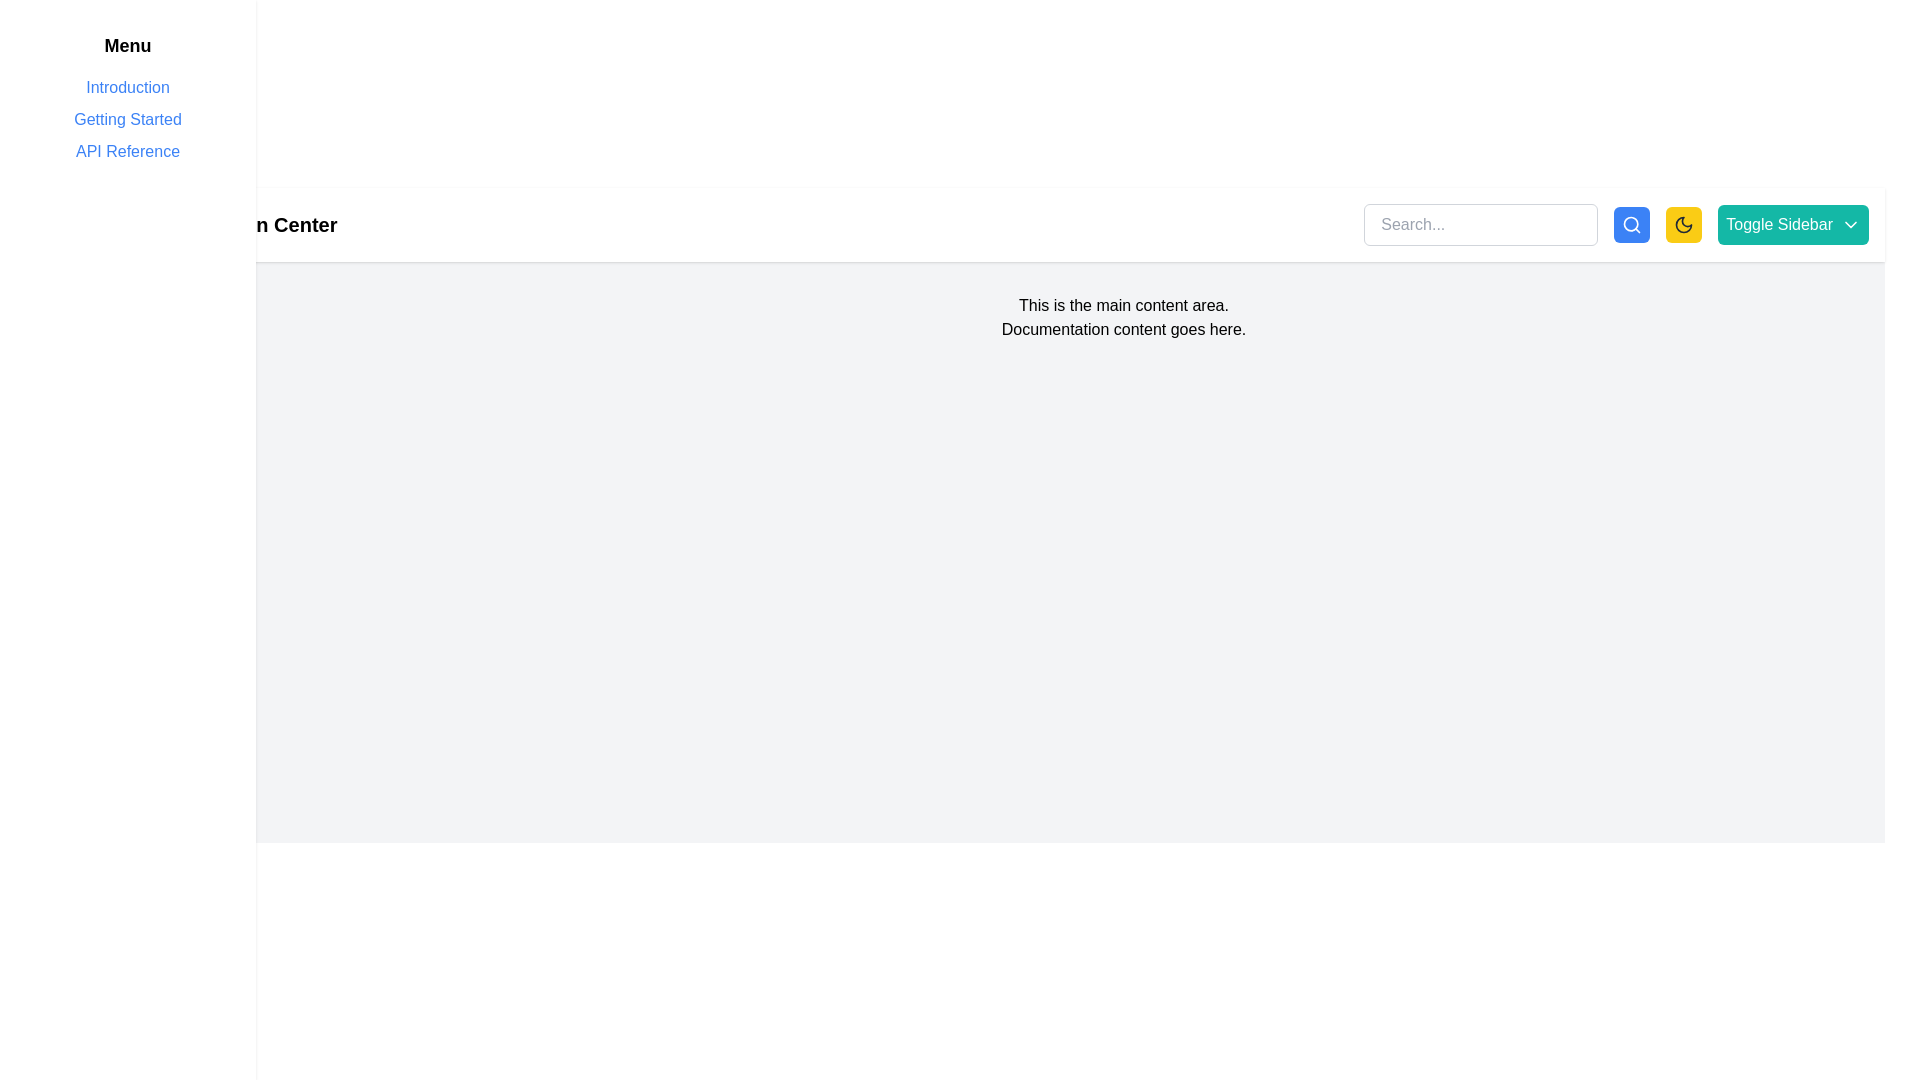 This screenshot has height=1080, width=1920. I want to click on the static text label that reads 'This is the main content area.' which is located at the top of the main content area, above the documentation content, so click(1123, 305).